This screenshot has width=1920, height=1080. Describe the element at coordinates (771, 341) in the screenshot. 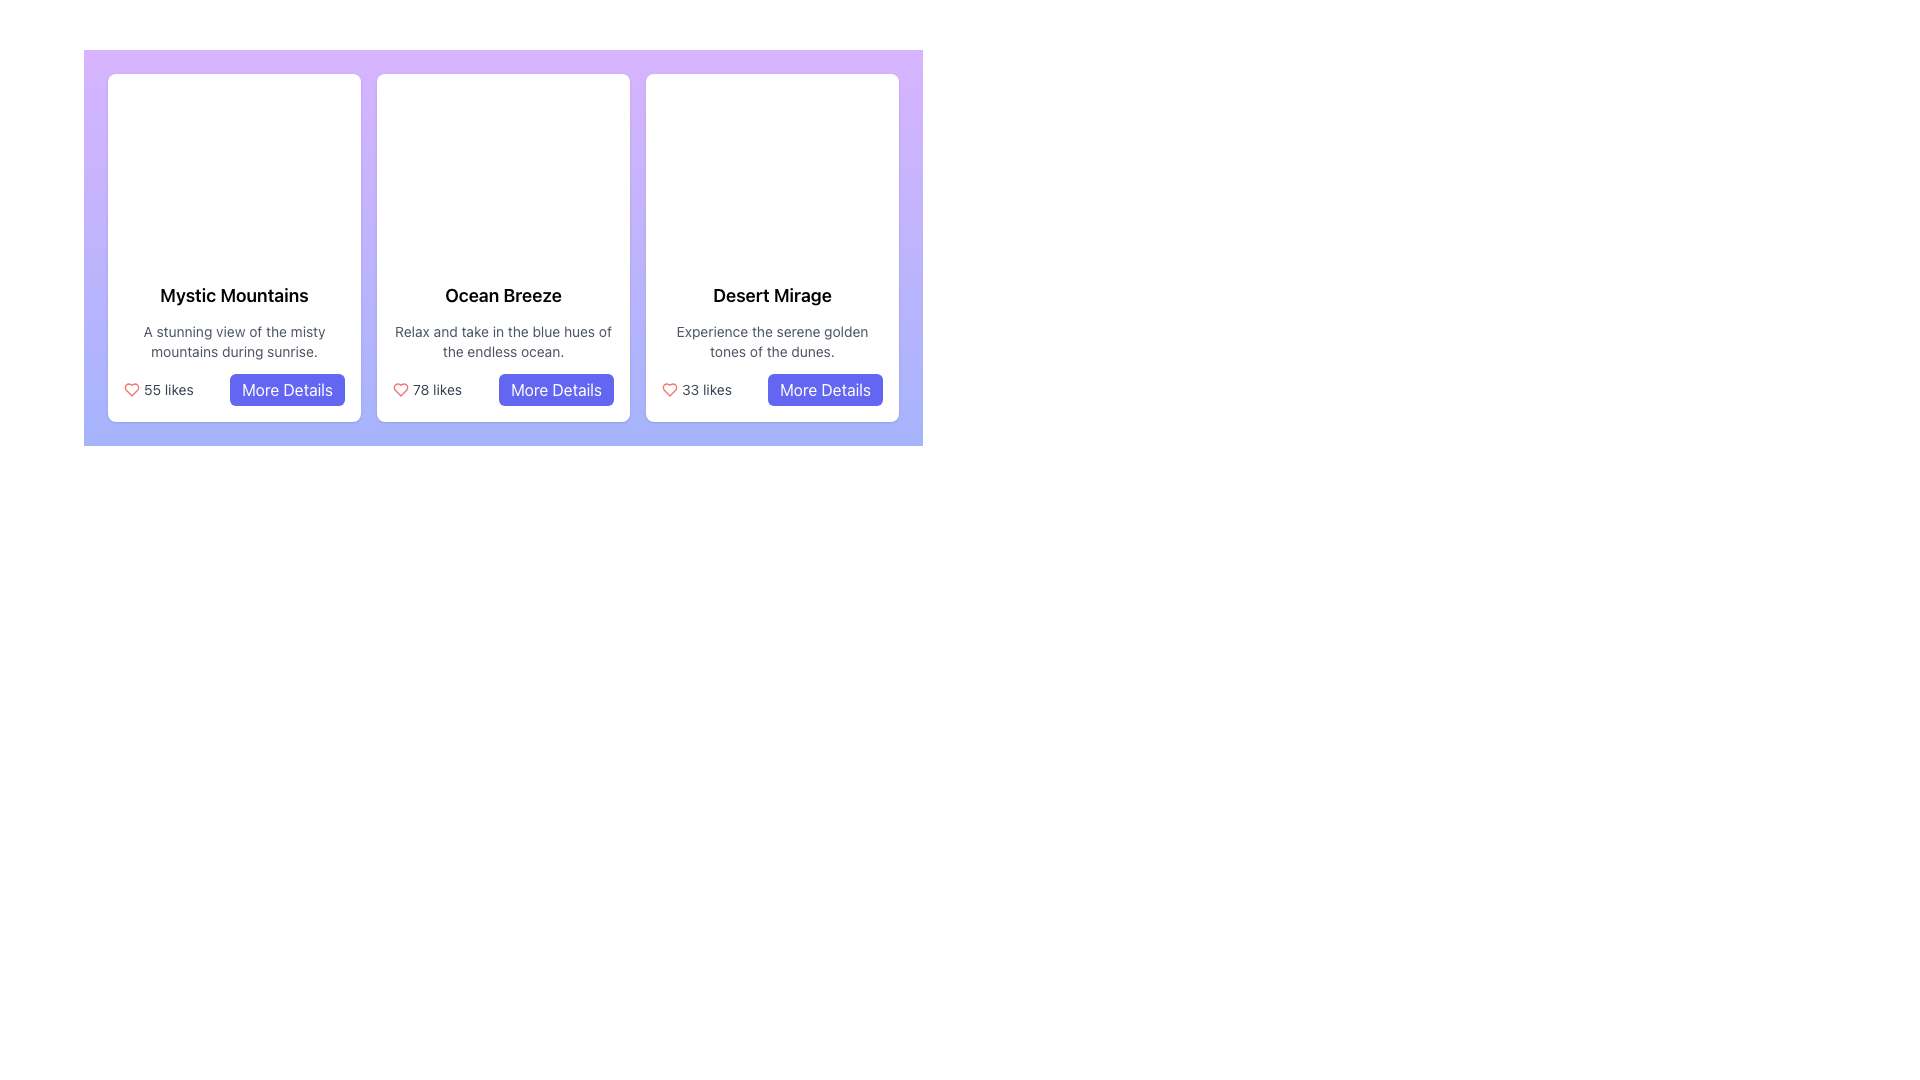

I see `the descriptive text element that provides additional information about 'Desert Mirage', which is positioned below the title and above the like count and 'More Details' button` at that location.